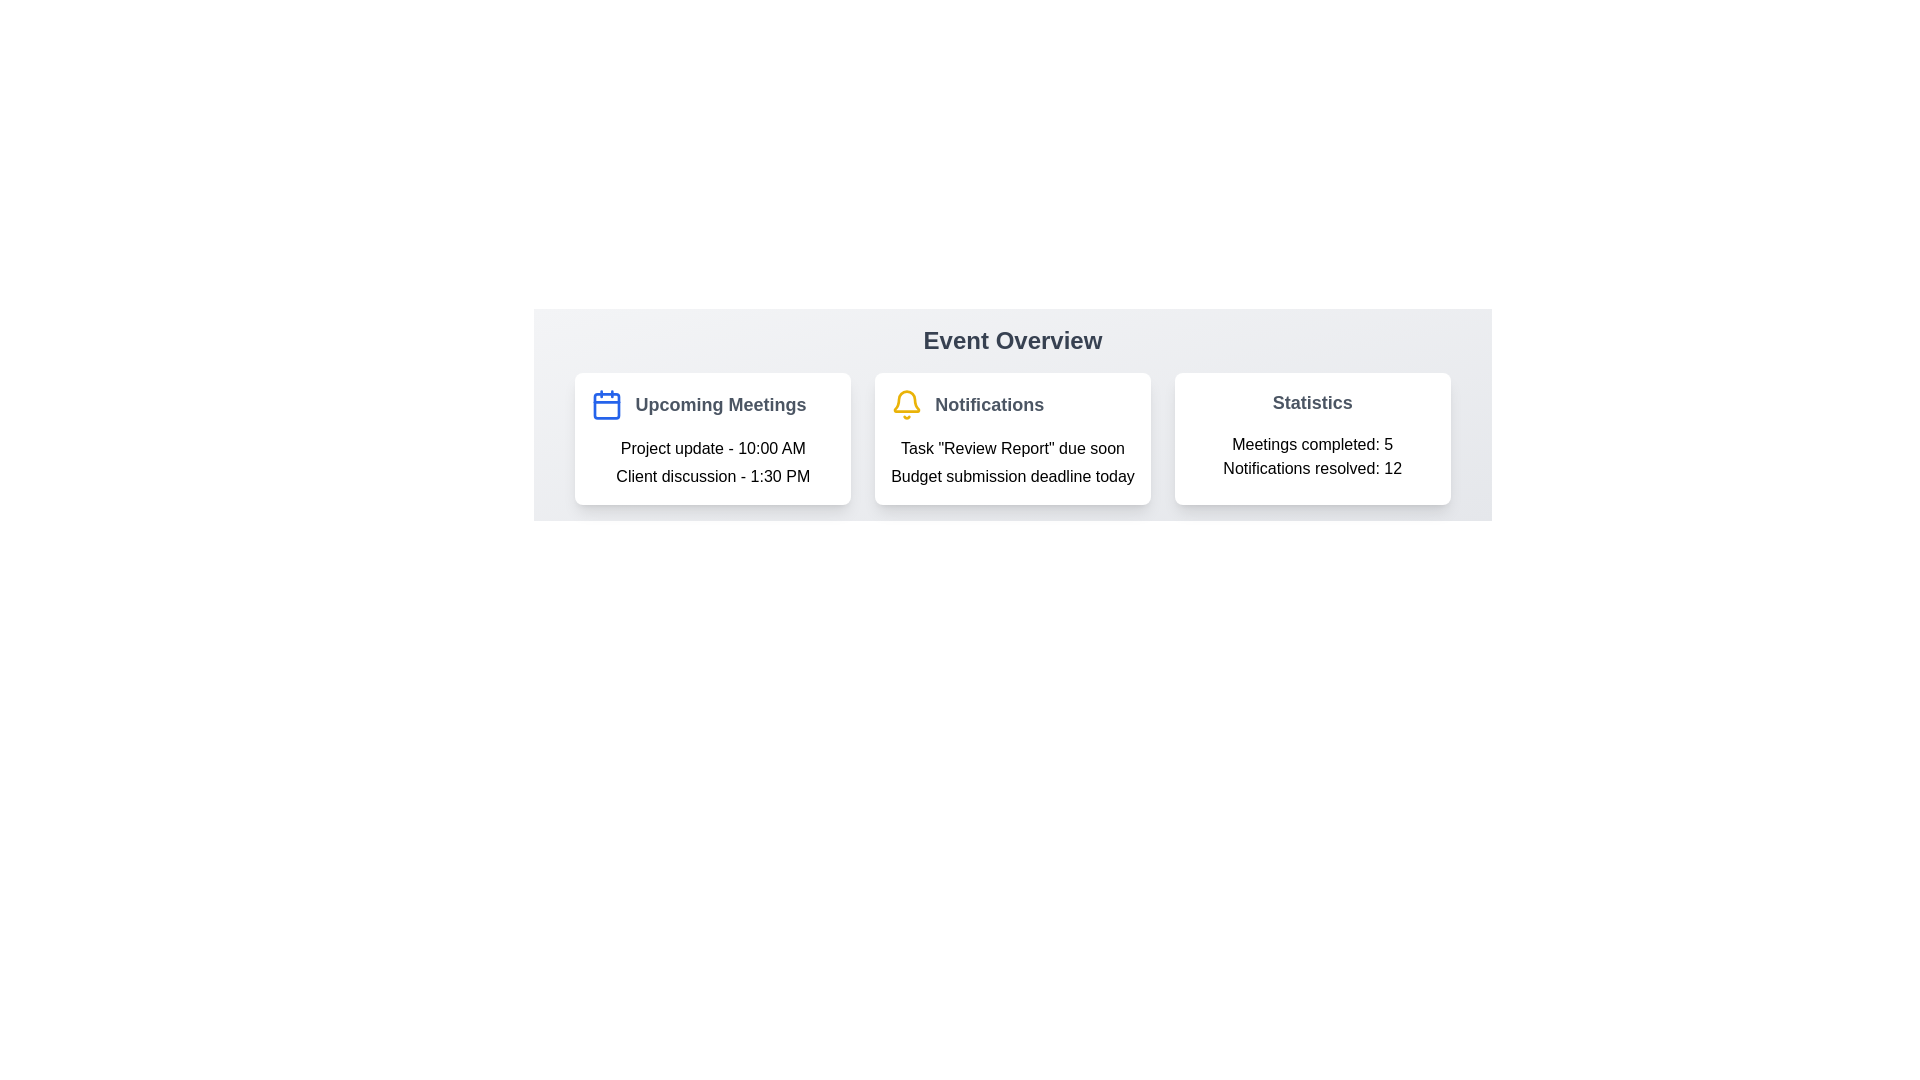  I want to click on the Header text element that serves as the title for the card titled 'Statistics', positioned at the top section of the card, so click(1312, 402).